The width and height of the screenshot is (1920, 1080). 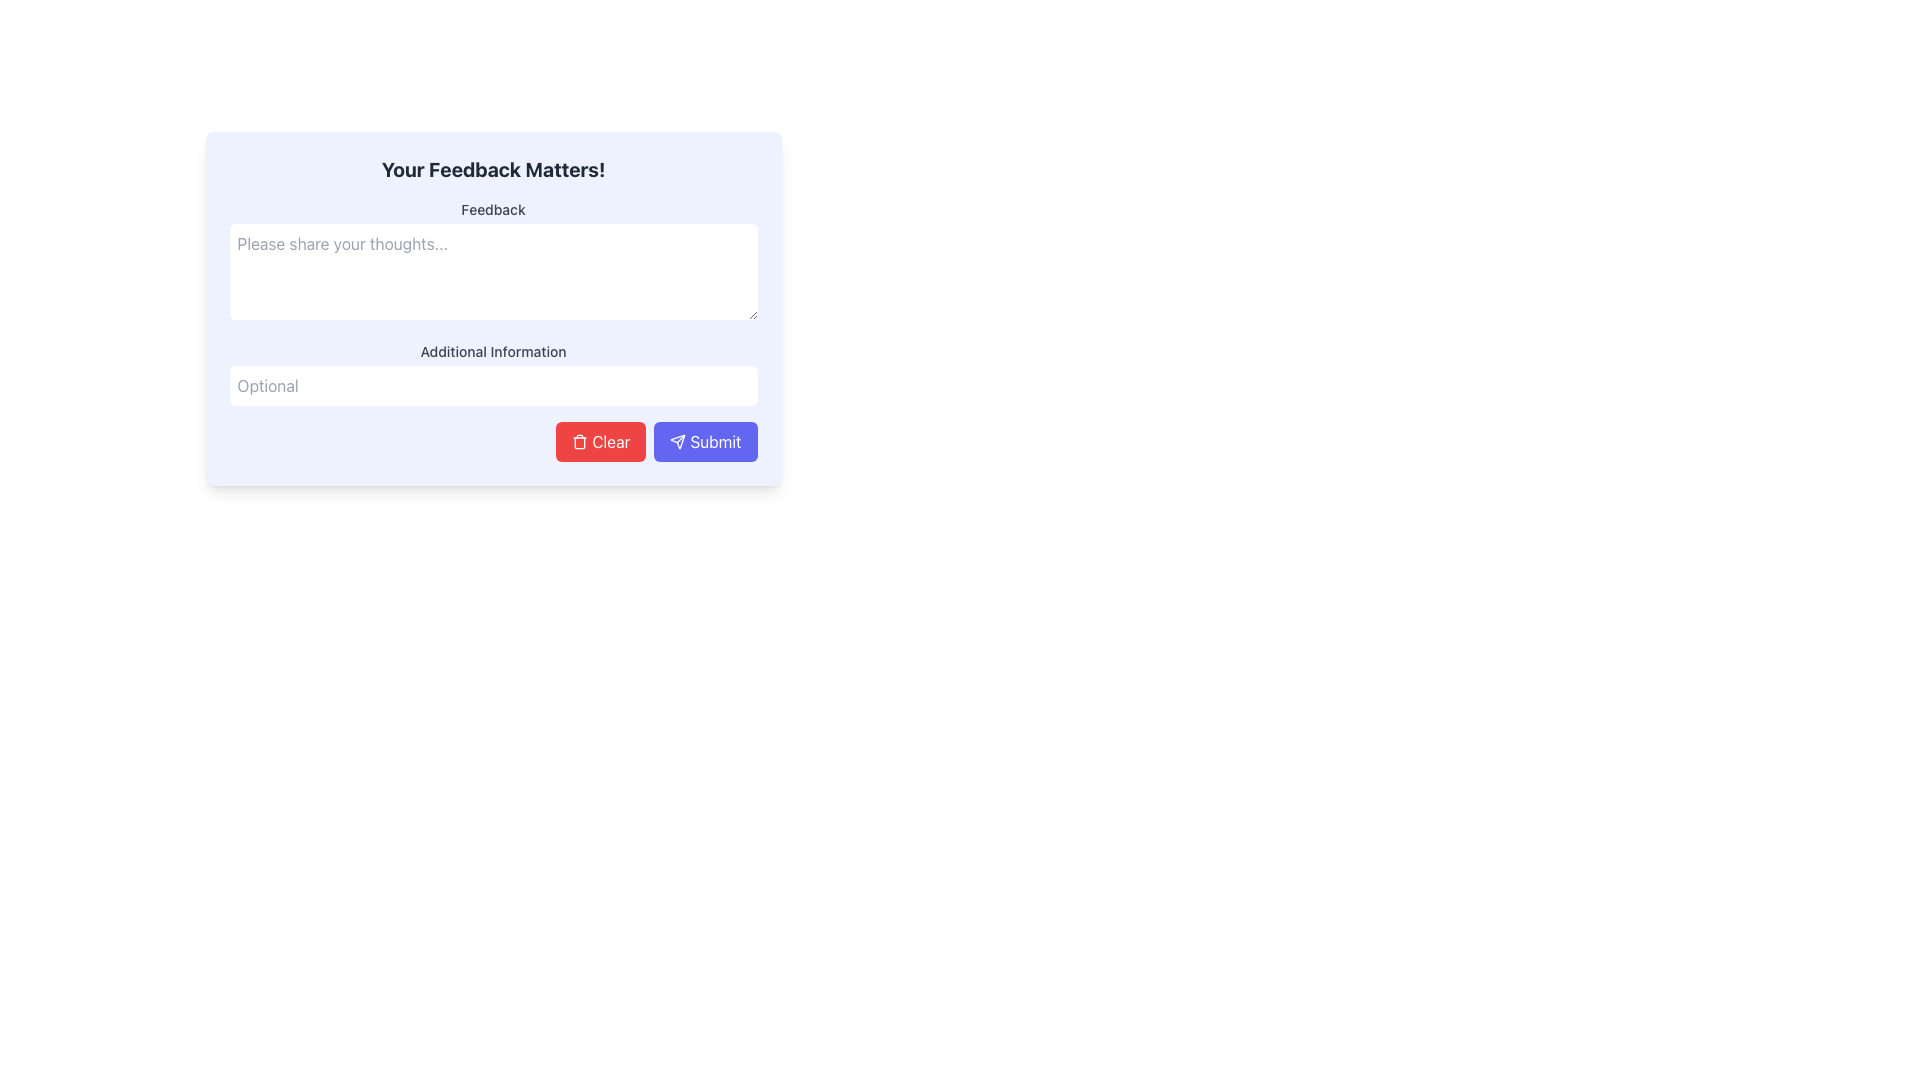 What do you see at coordinates (705, 441) in the screenshot?
I see `the 'Submit' button located to the right of the 'Clear' button at the bottom of the modal window` at bounding box center [705, 441].